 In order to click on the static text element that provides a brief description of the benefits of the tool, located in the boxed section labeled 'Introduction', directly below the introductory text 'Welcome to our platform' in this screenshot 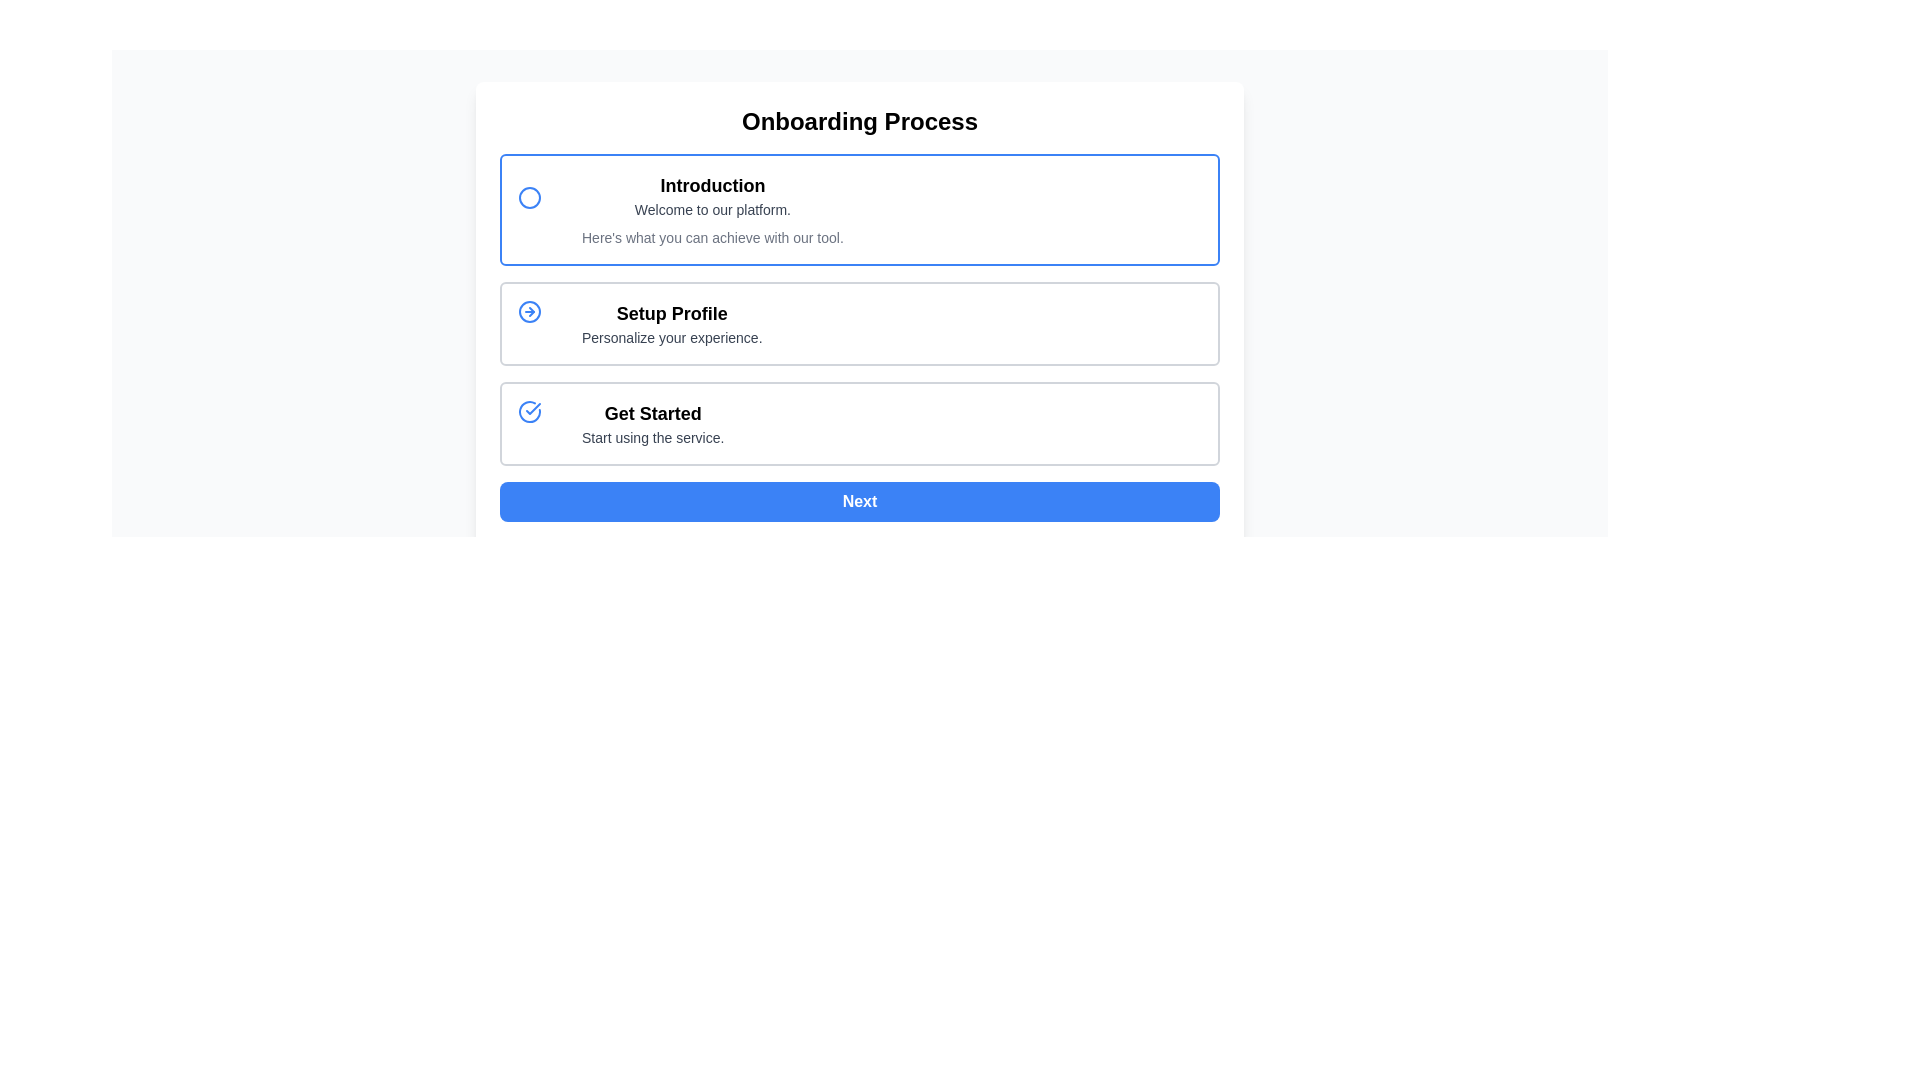, I will do `click(712, 237)`.